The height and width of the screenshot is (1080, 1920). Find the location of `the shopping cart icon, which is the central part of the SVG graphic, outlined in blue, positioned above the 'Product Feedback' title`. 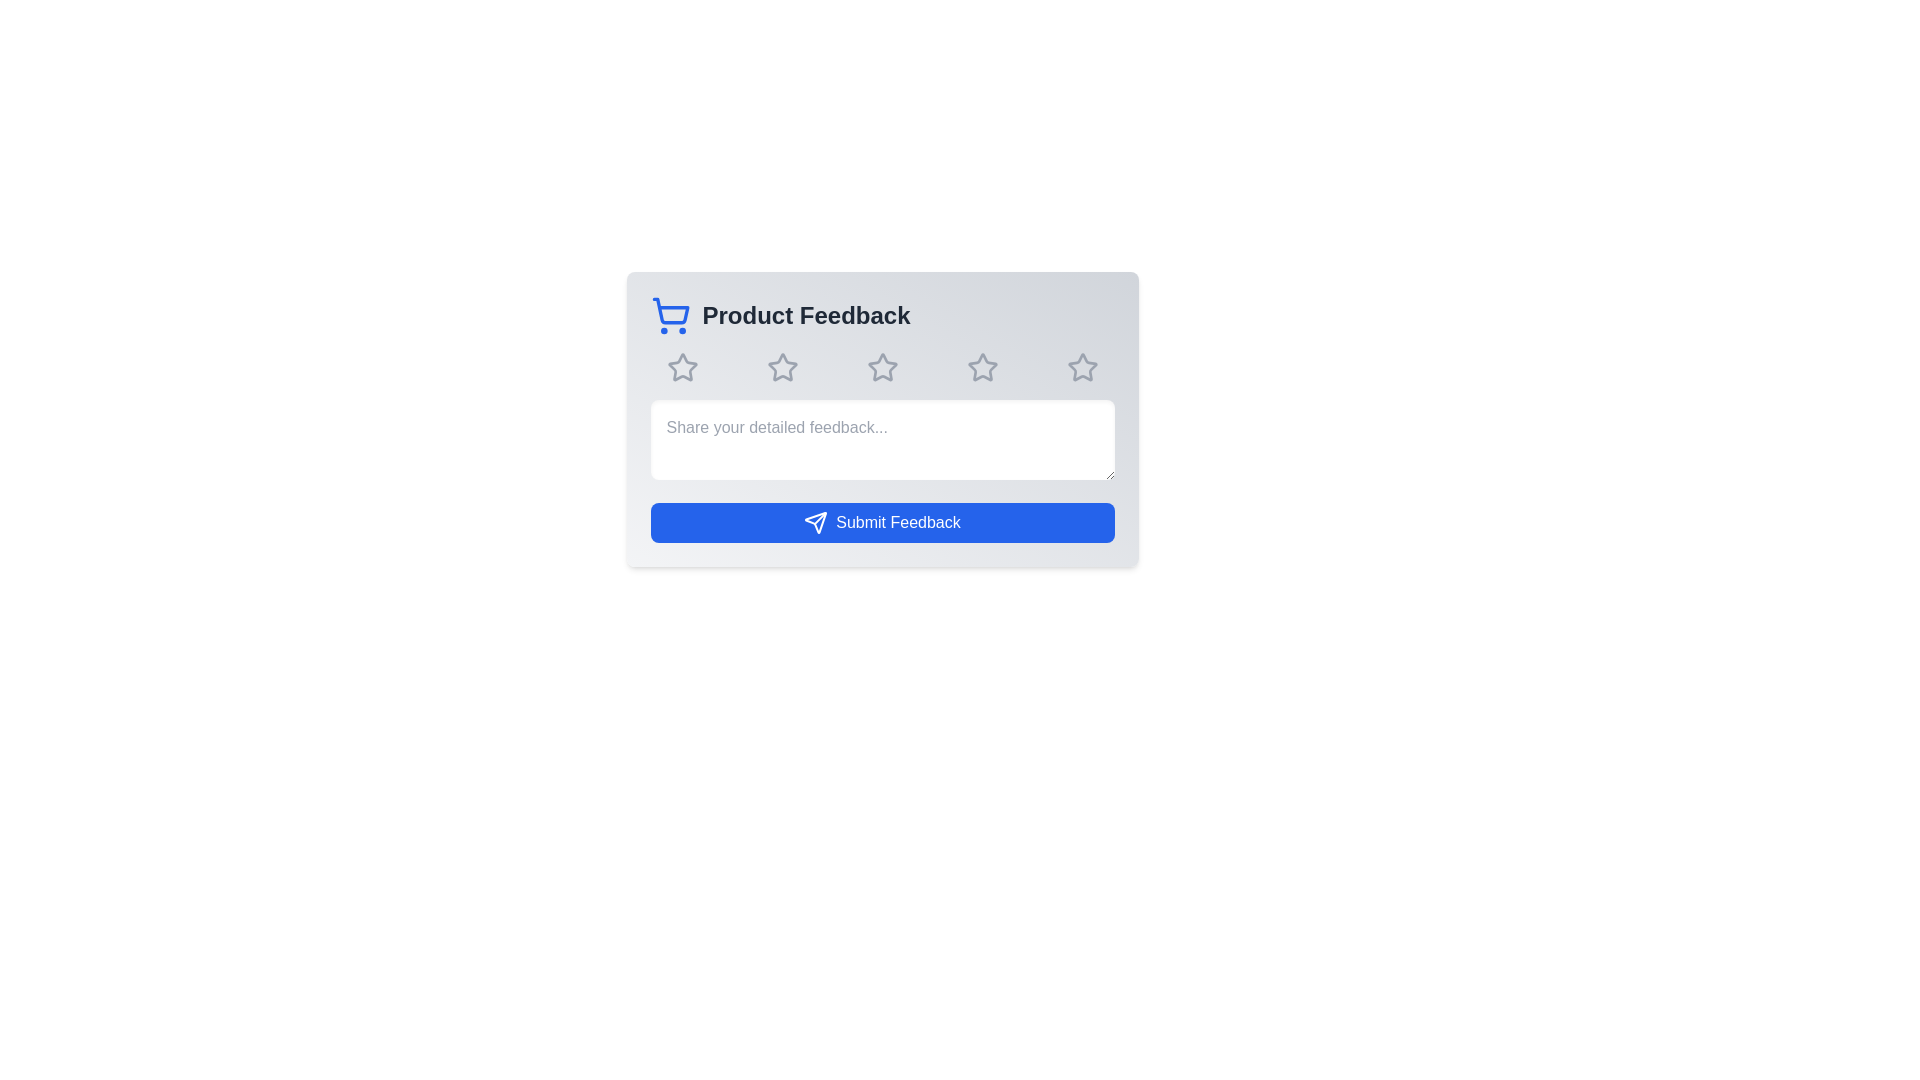

the shopping cart icon, which is the central part of the SVG graphic, outlined in blue, positioned above the 'Product Feedback' title is located at coordinates (670, 311).